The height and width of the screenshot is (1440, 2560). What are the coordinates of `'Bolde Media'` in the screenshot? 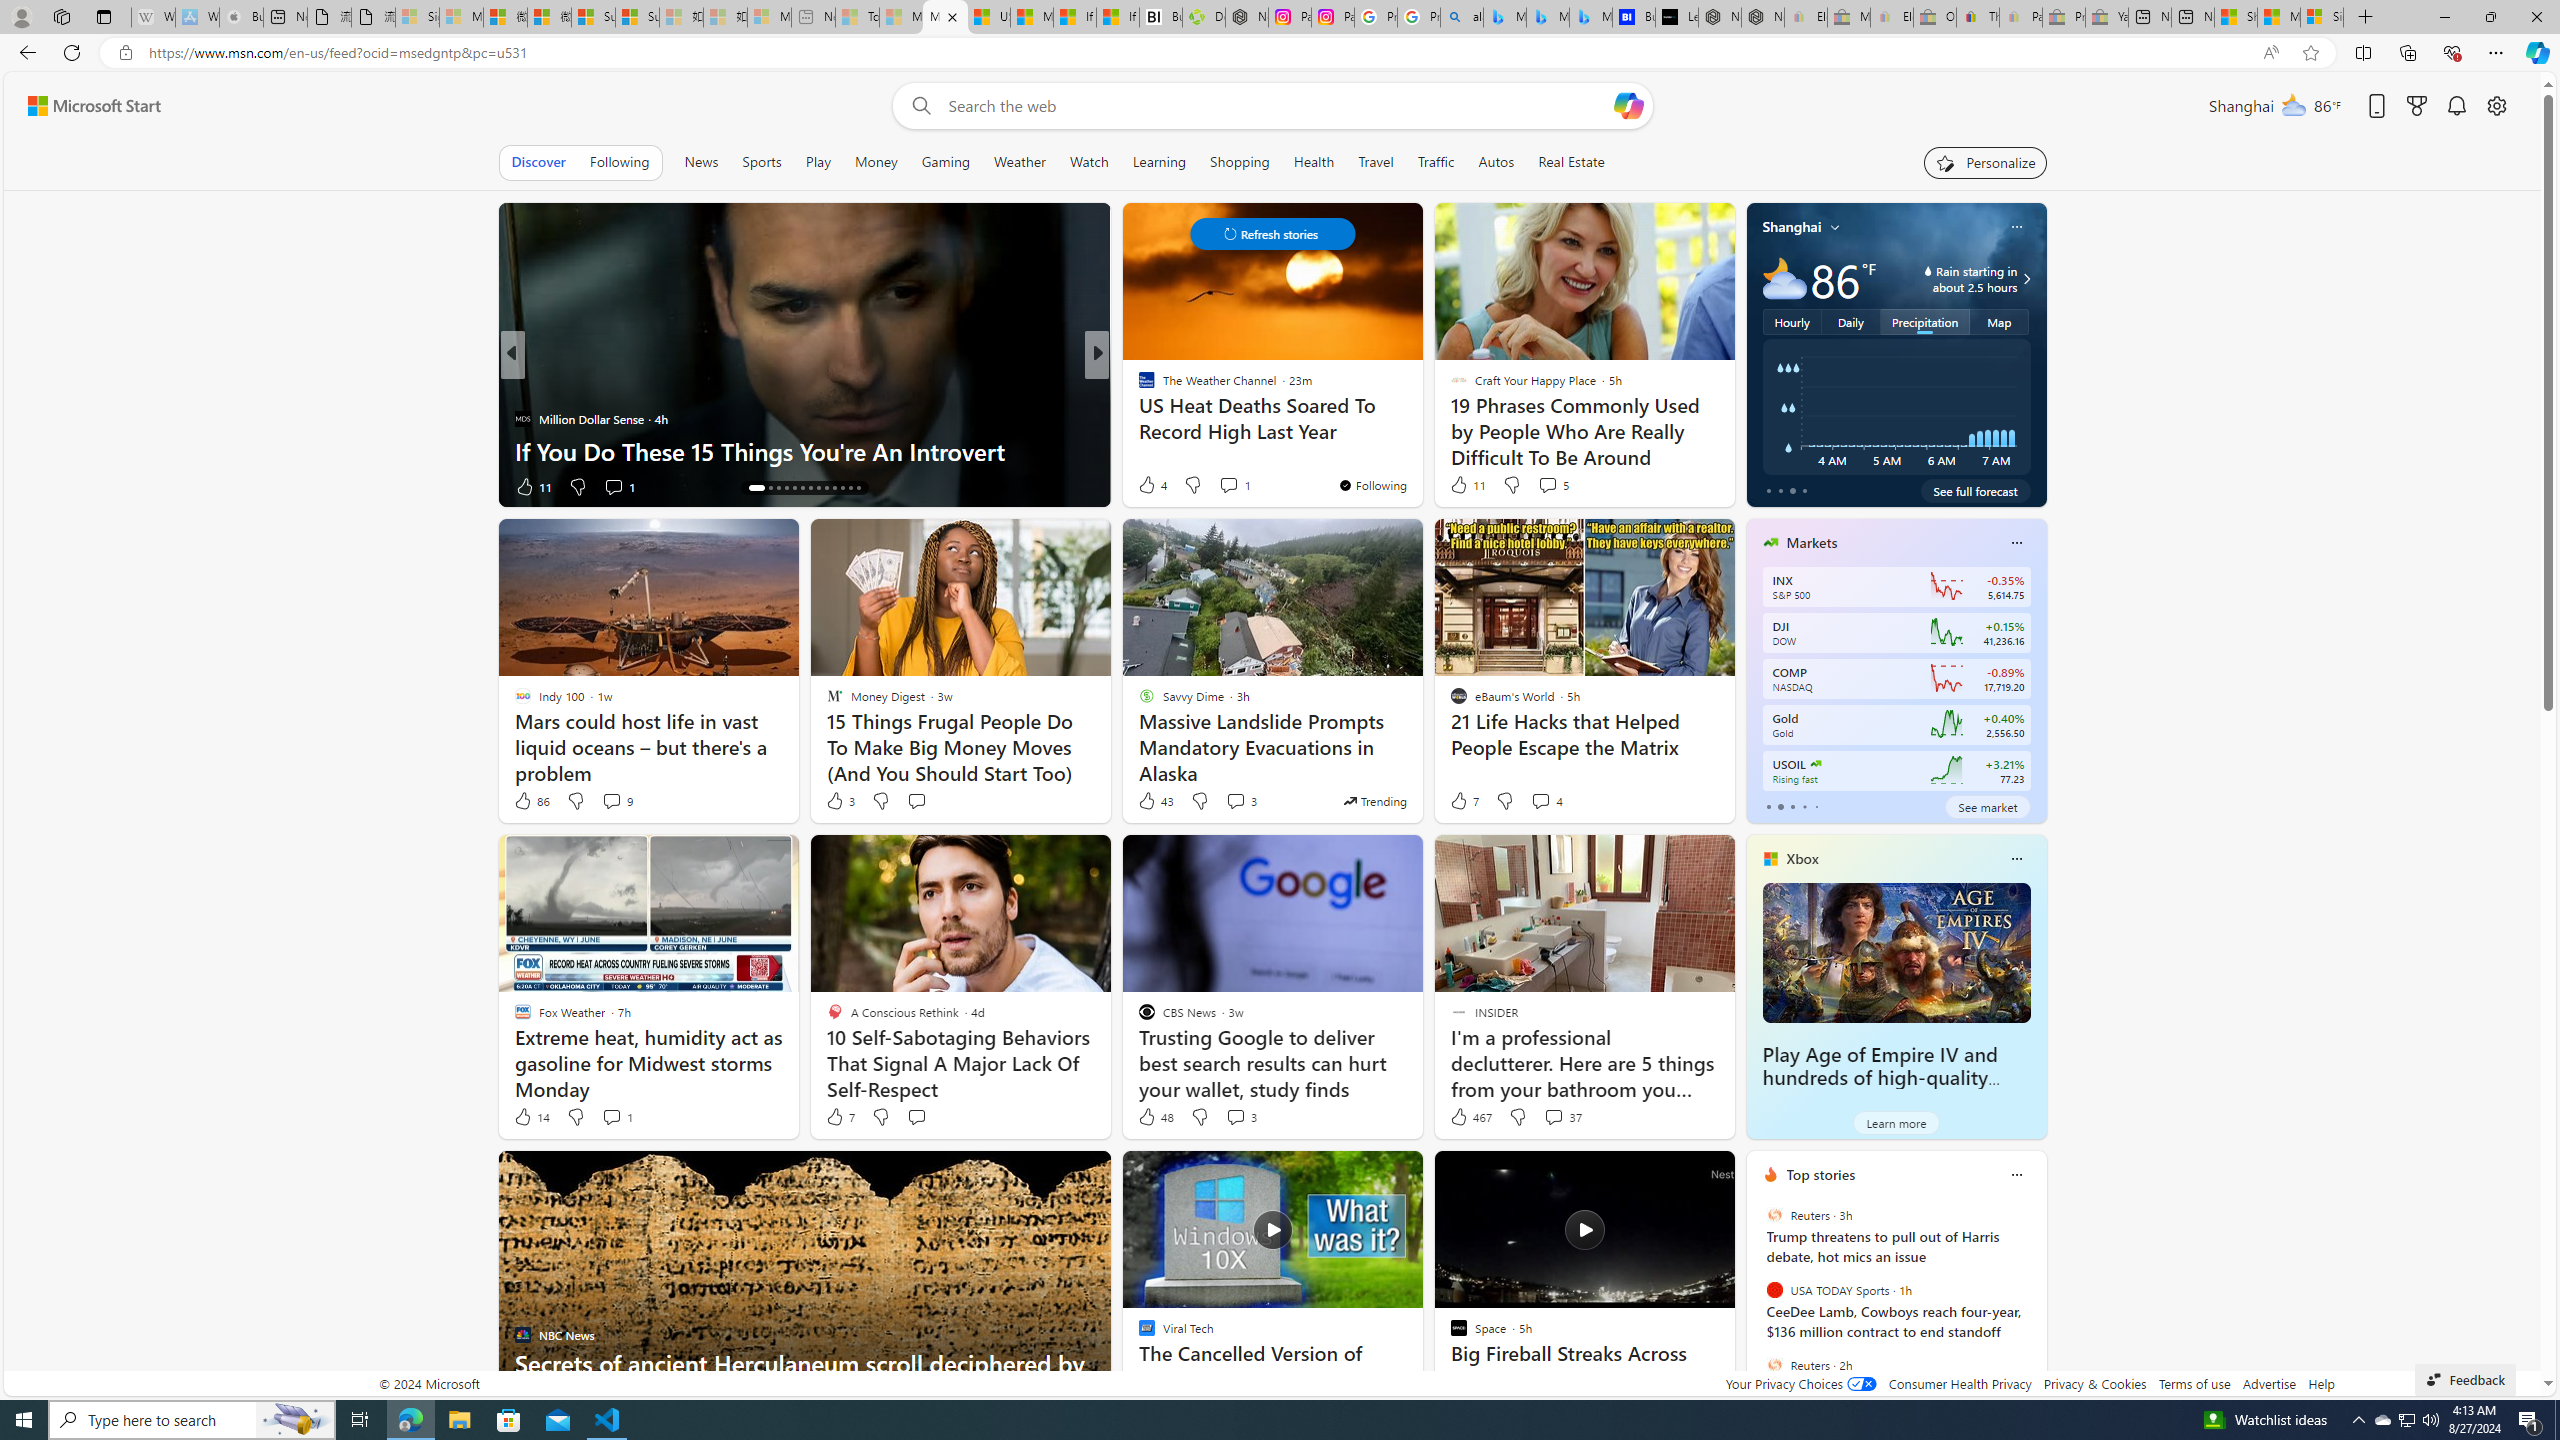 It's located at (1137, 386).